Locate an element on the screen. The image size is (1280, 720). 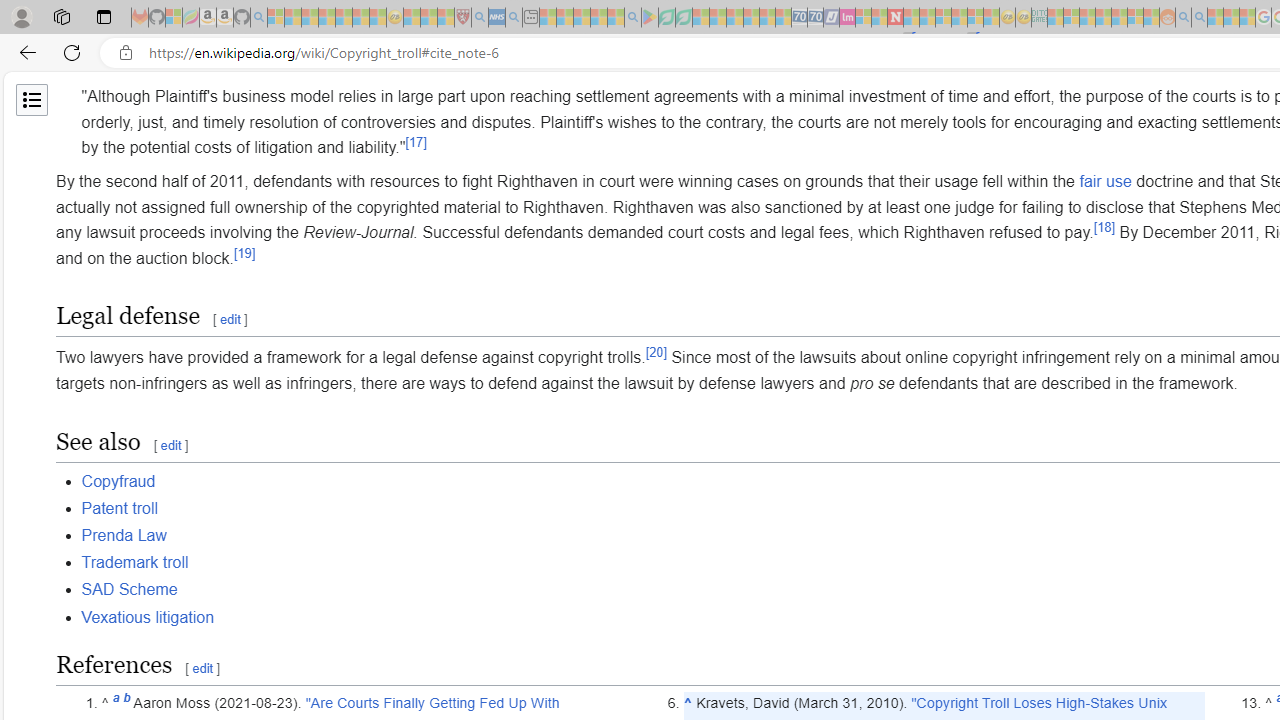
'[20]' is located at coordinates (656, 351).